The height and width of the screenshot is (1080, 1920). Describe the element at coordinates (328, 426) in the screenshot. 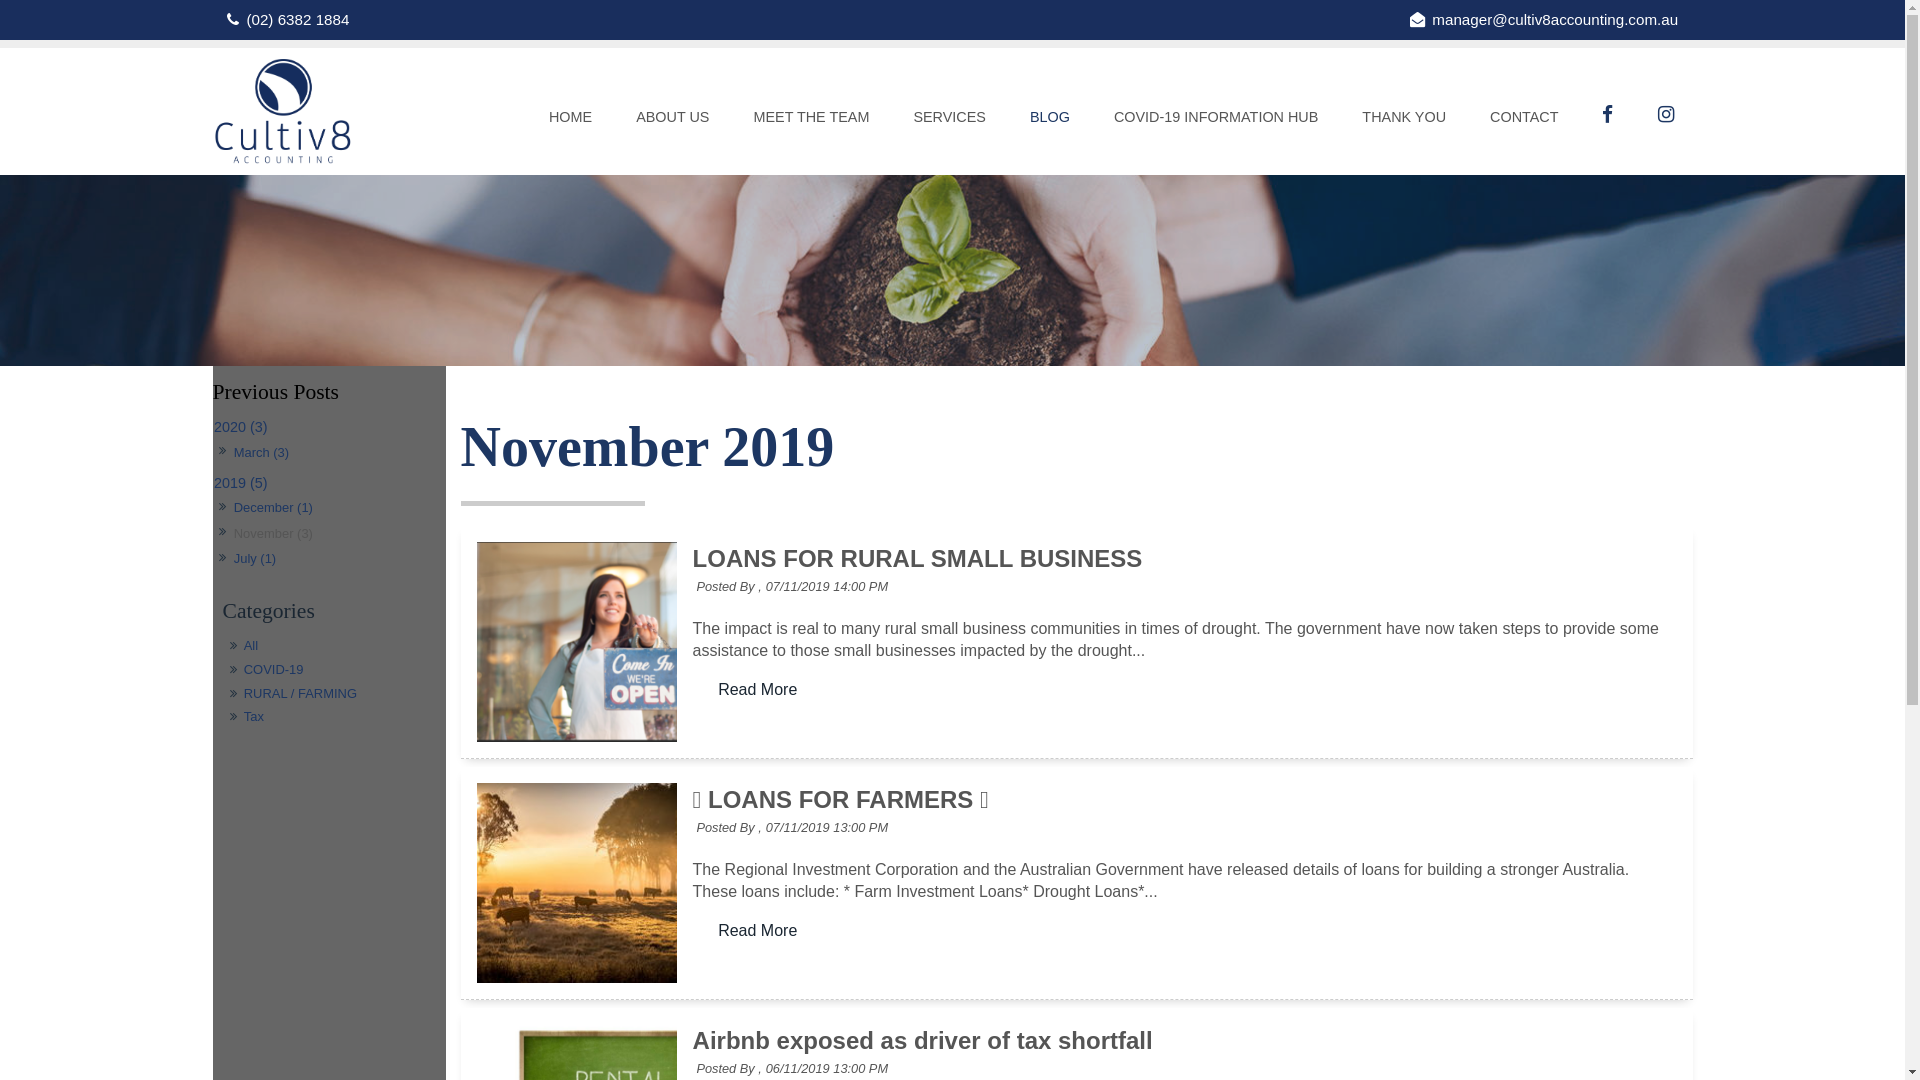

I see `'2020 (3)'` at that location.